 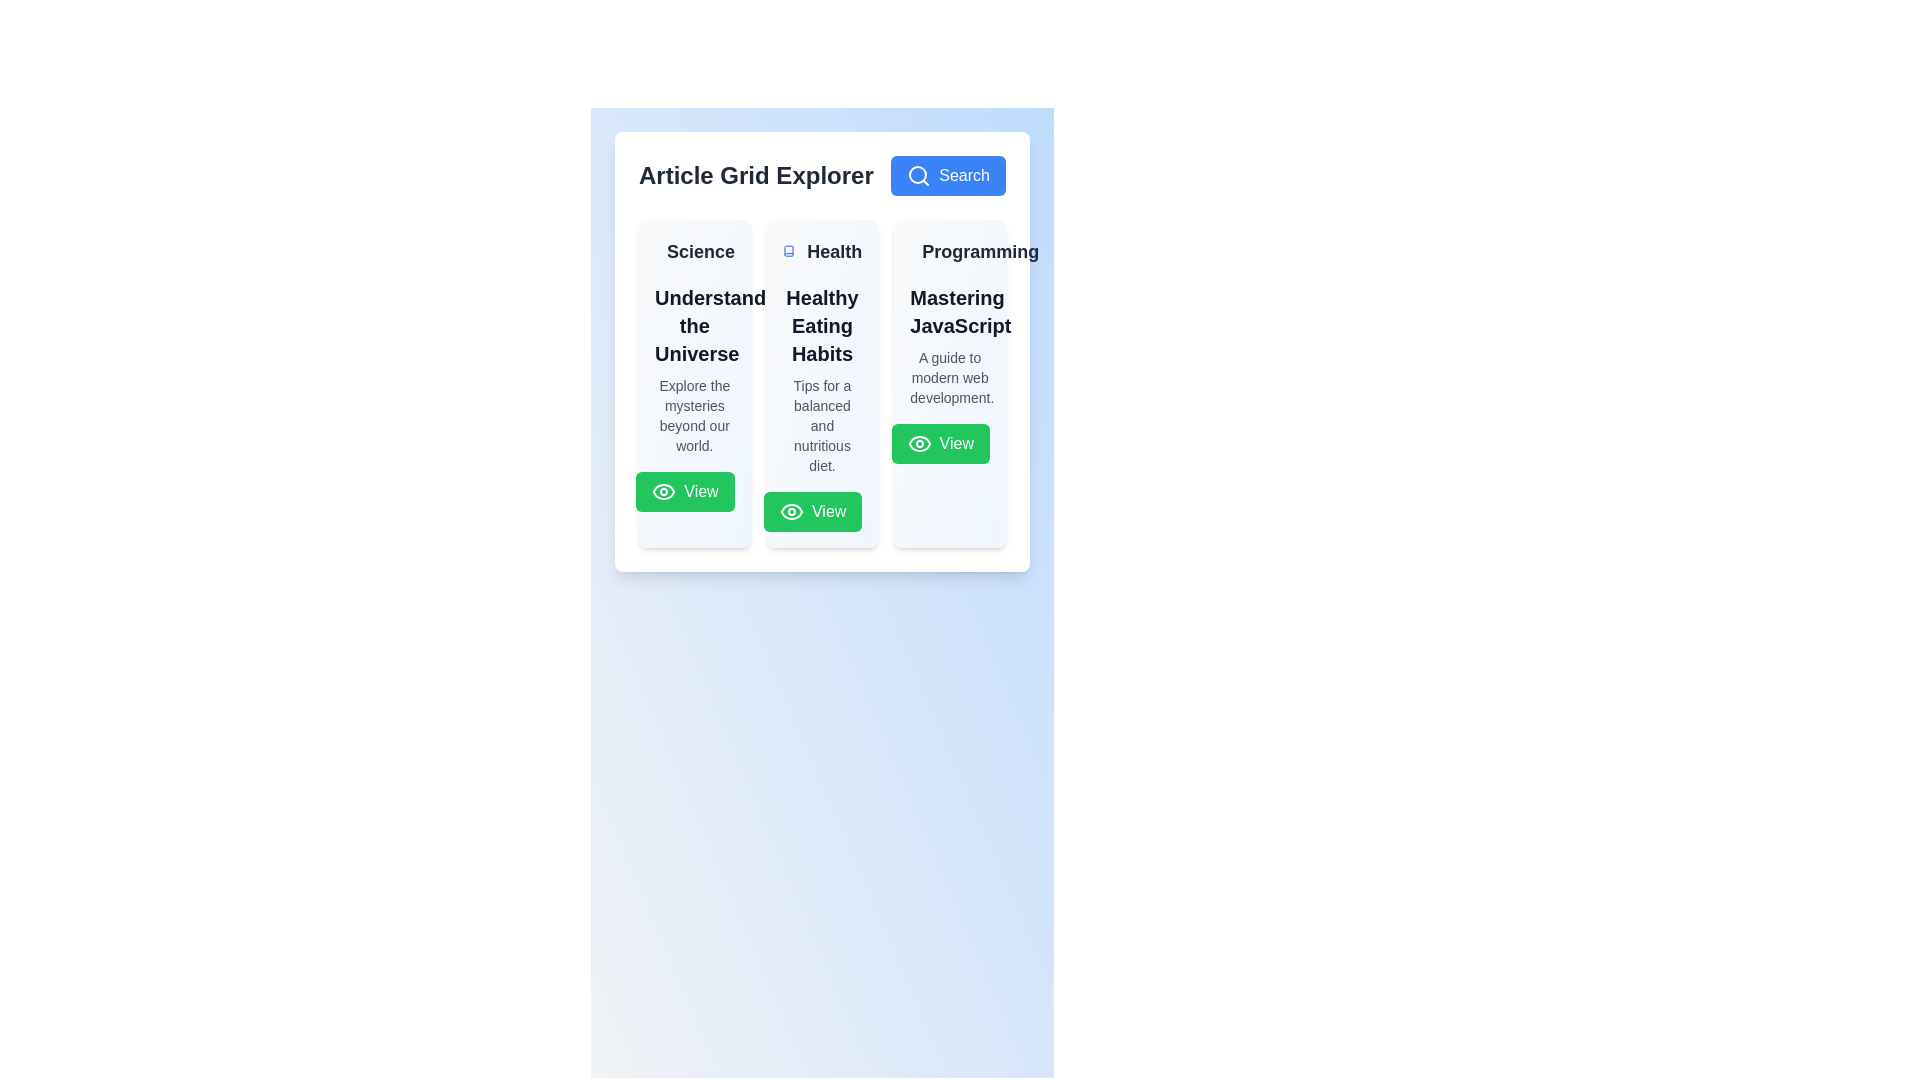 I want to click on the 'View' button with a green background and eye icon located at the bottom-right corner of the 'Programming' and 'Mastering JavaScript' card, so click(x=949, y=442).